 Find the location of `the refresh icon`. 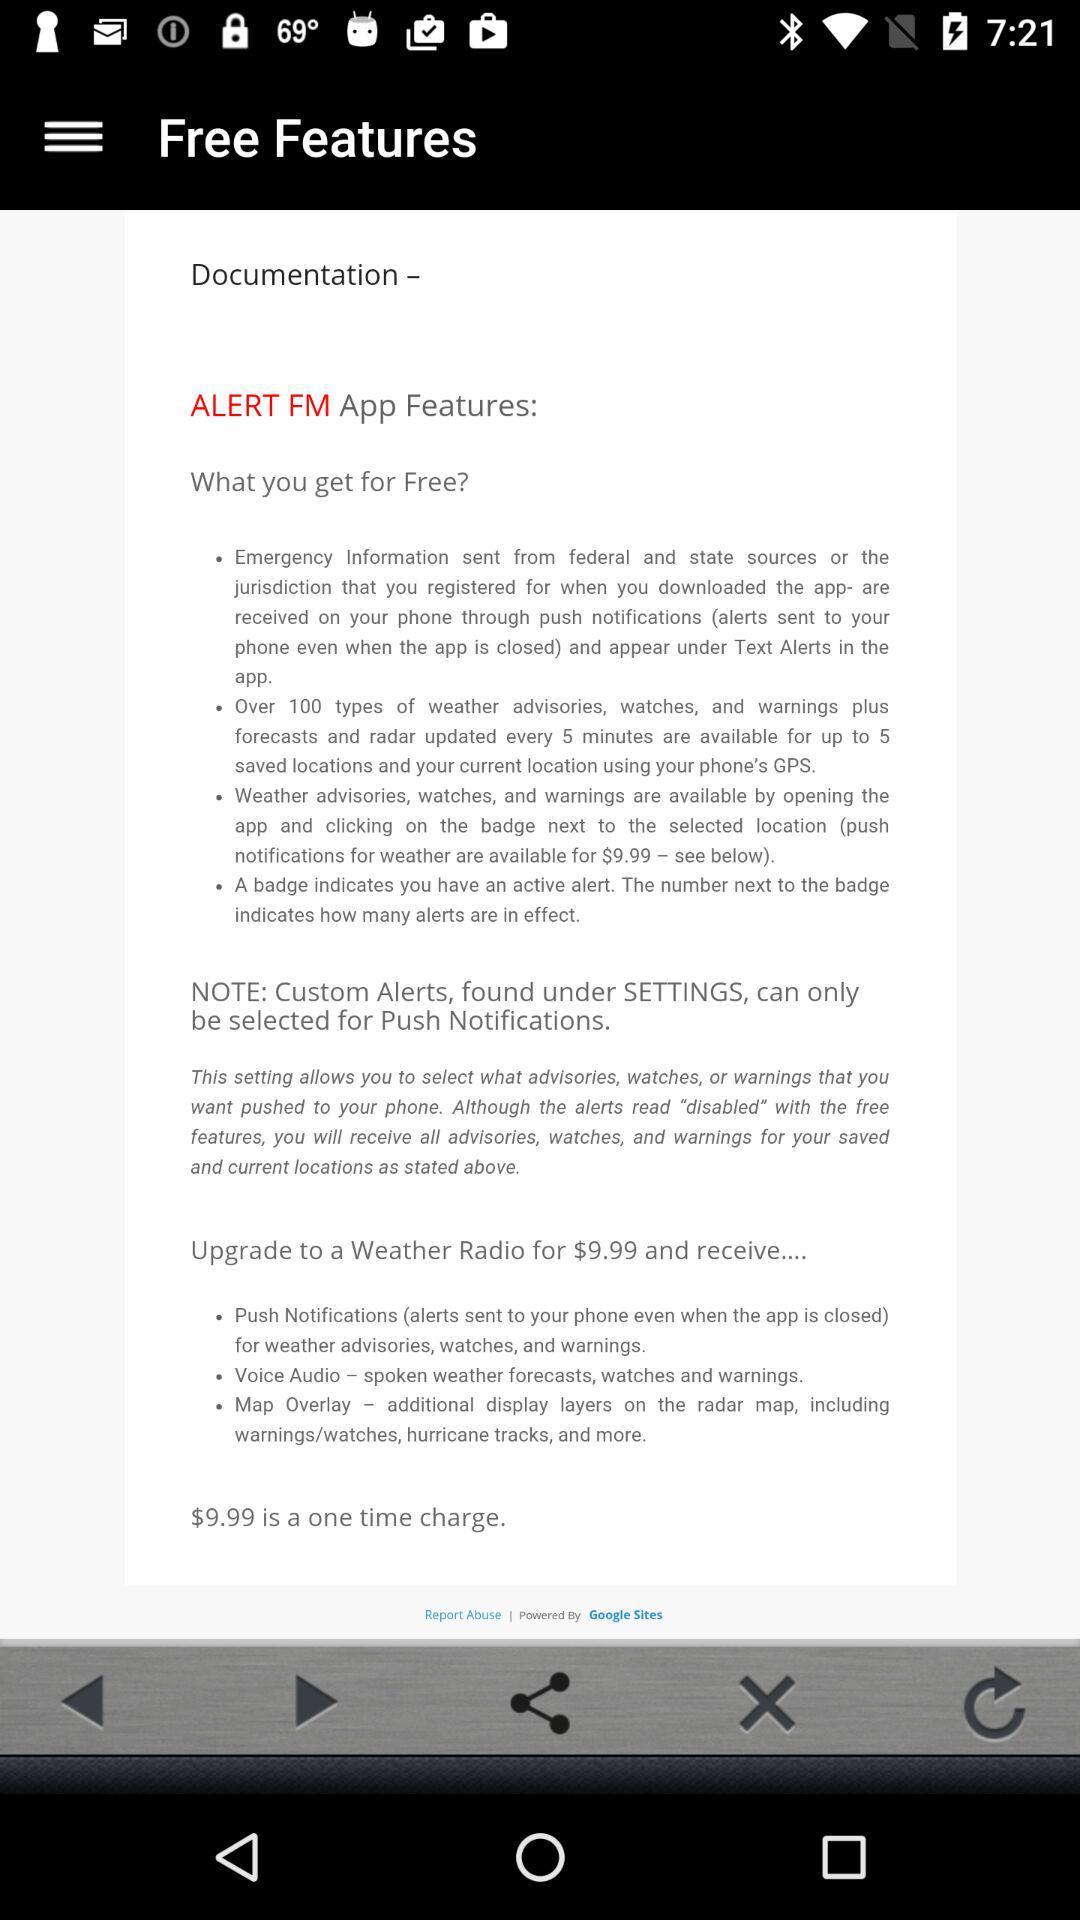

the refresh icon is located at coordinates (994, 1702).